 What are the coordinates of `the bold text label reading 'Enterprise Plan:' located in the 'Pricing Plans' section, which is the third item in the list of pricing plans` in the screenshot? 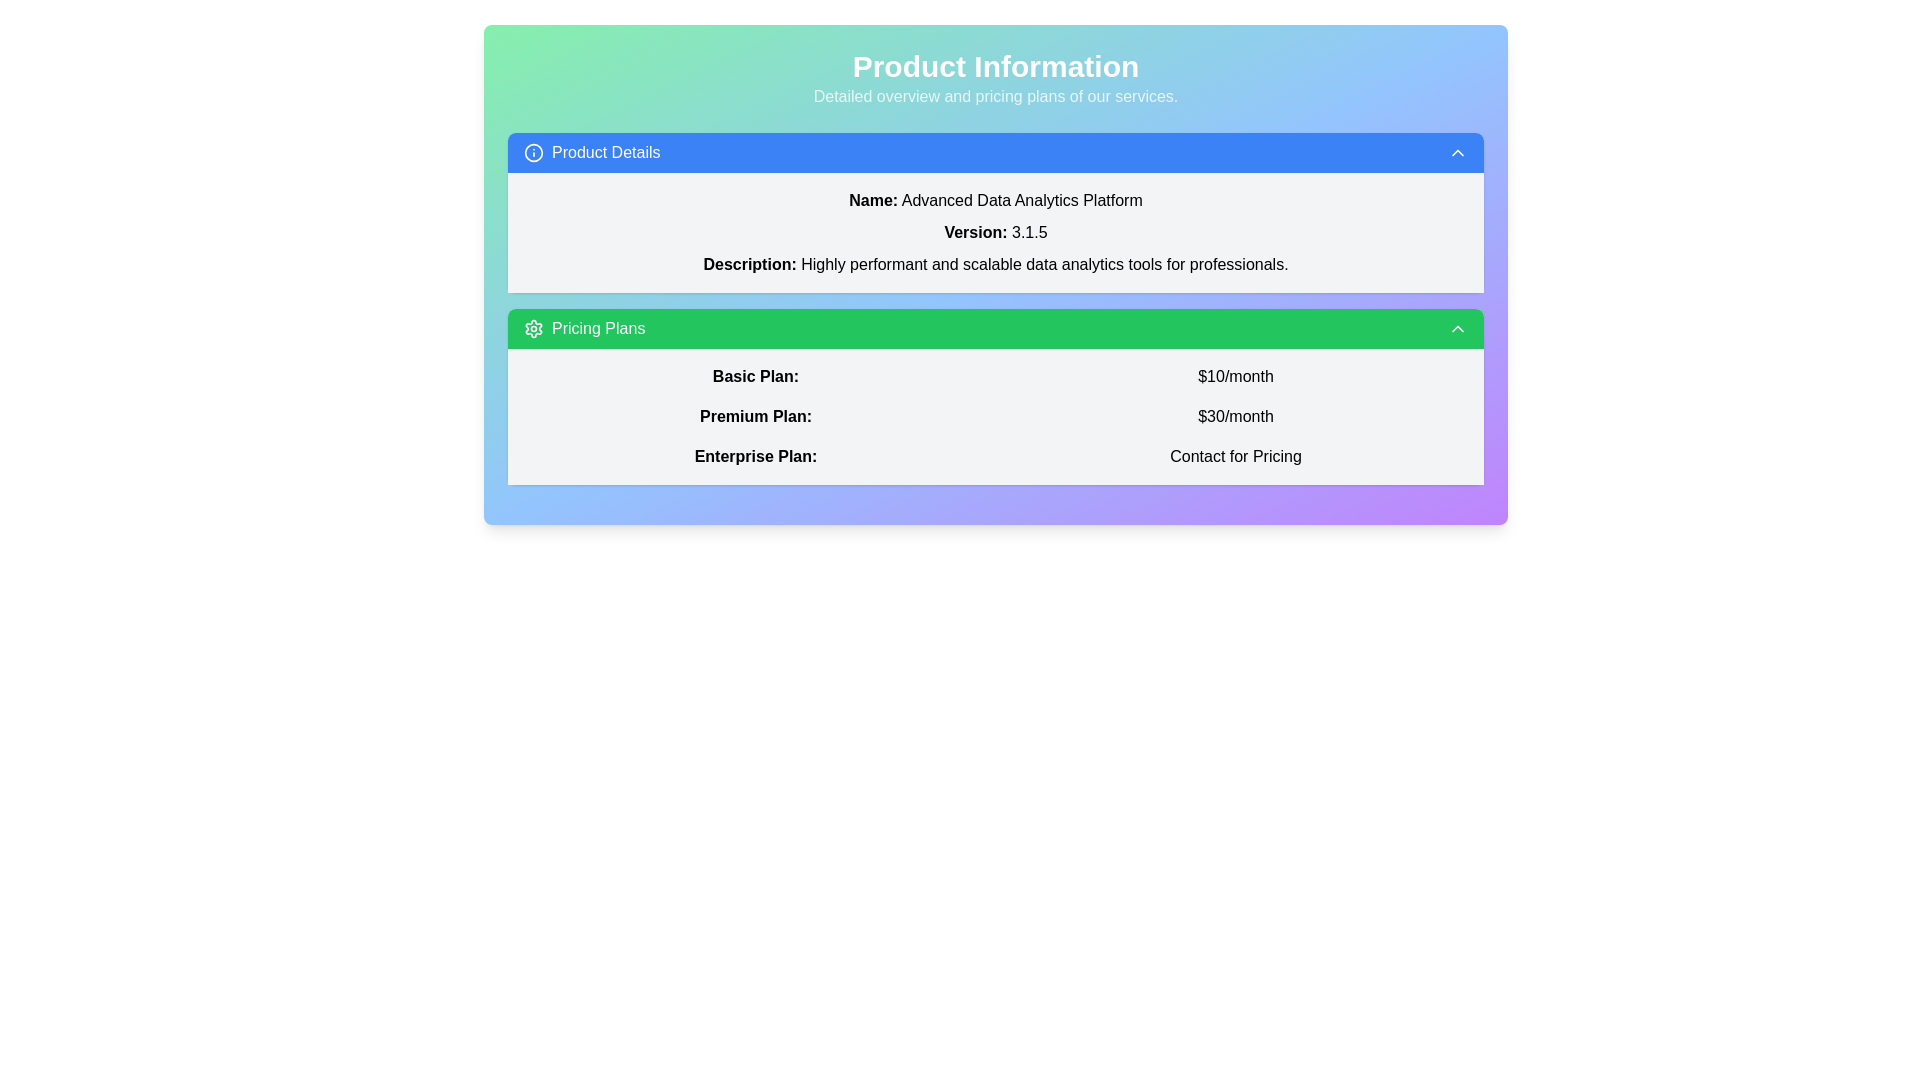 It's located at (754, 456).